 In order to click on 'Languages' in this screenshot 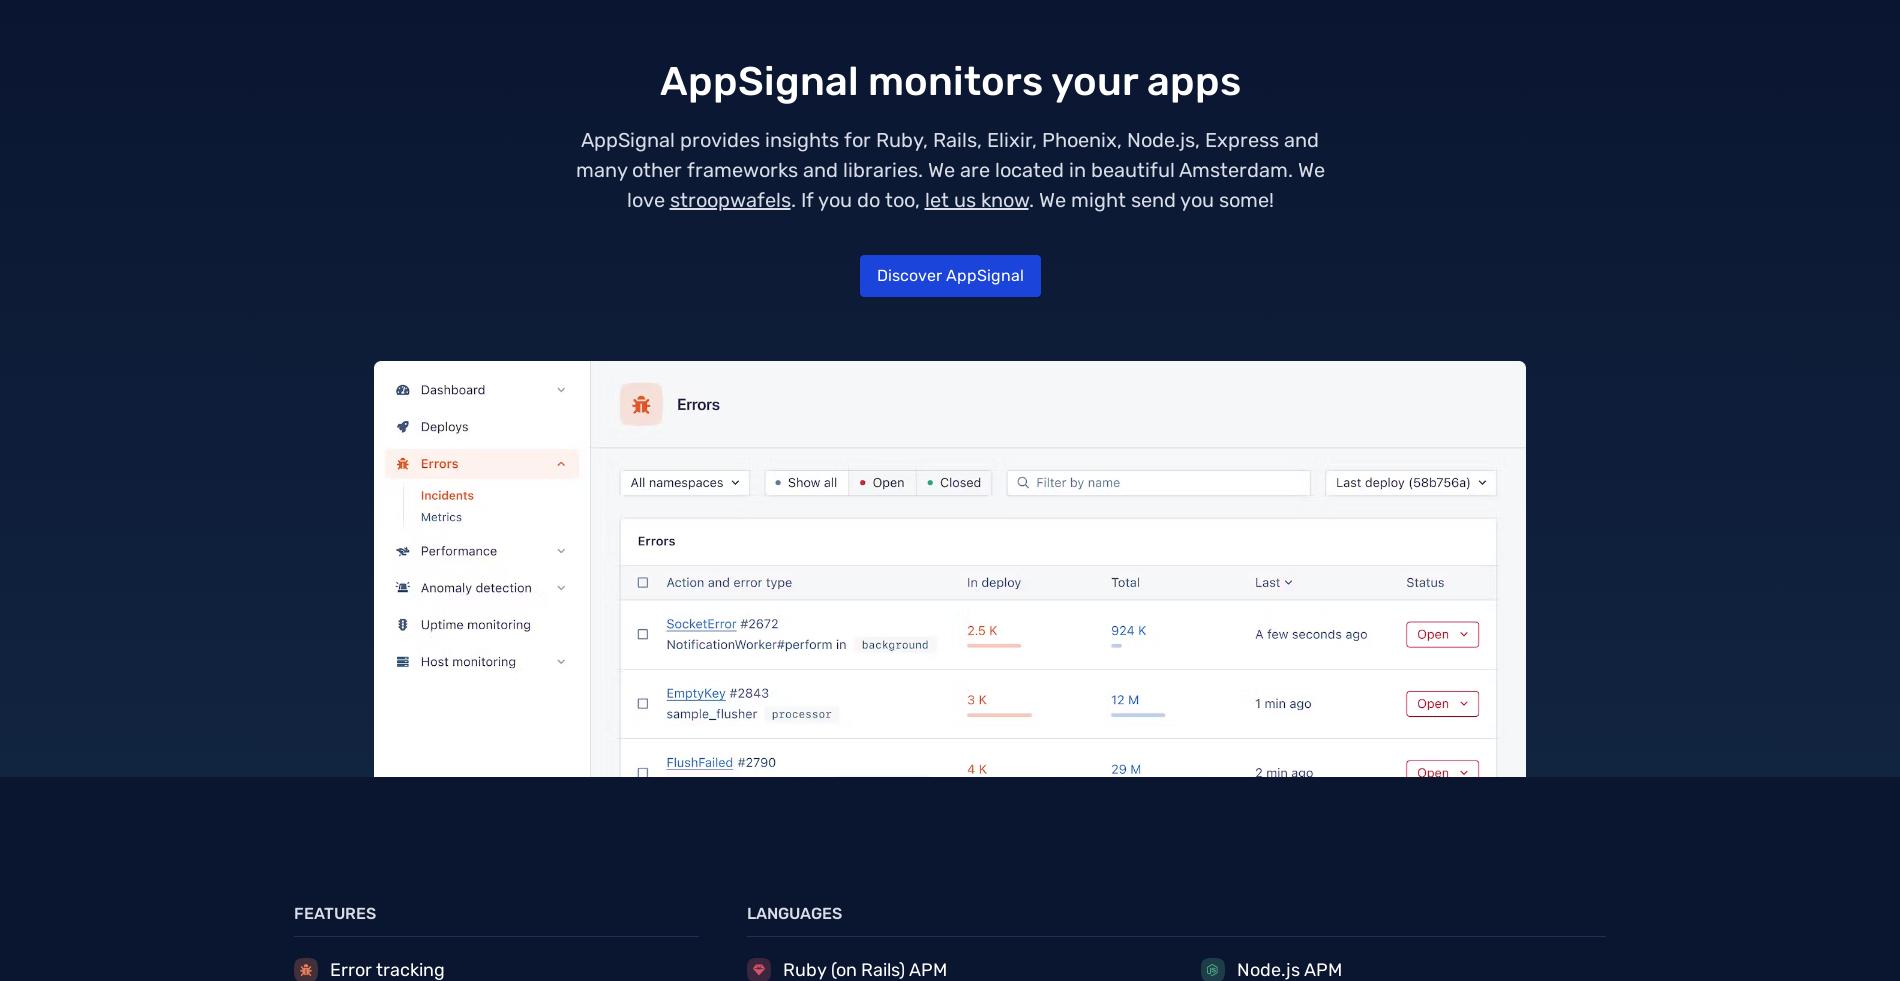, I will do `click(793, 913)`.